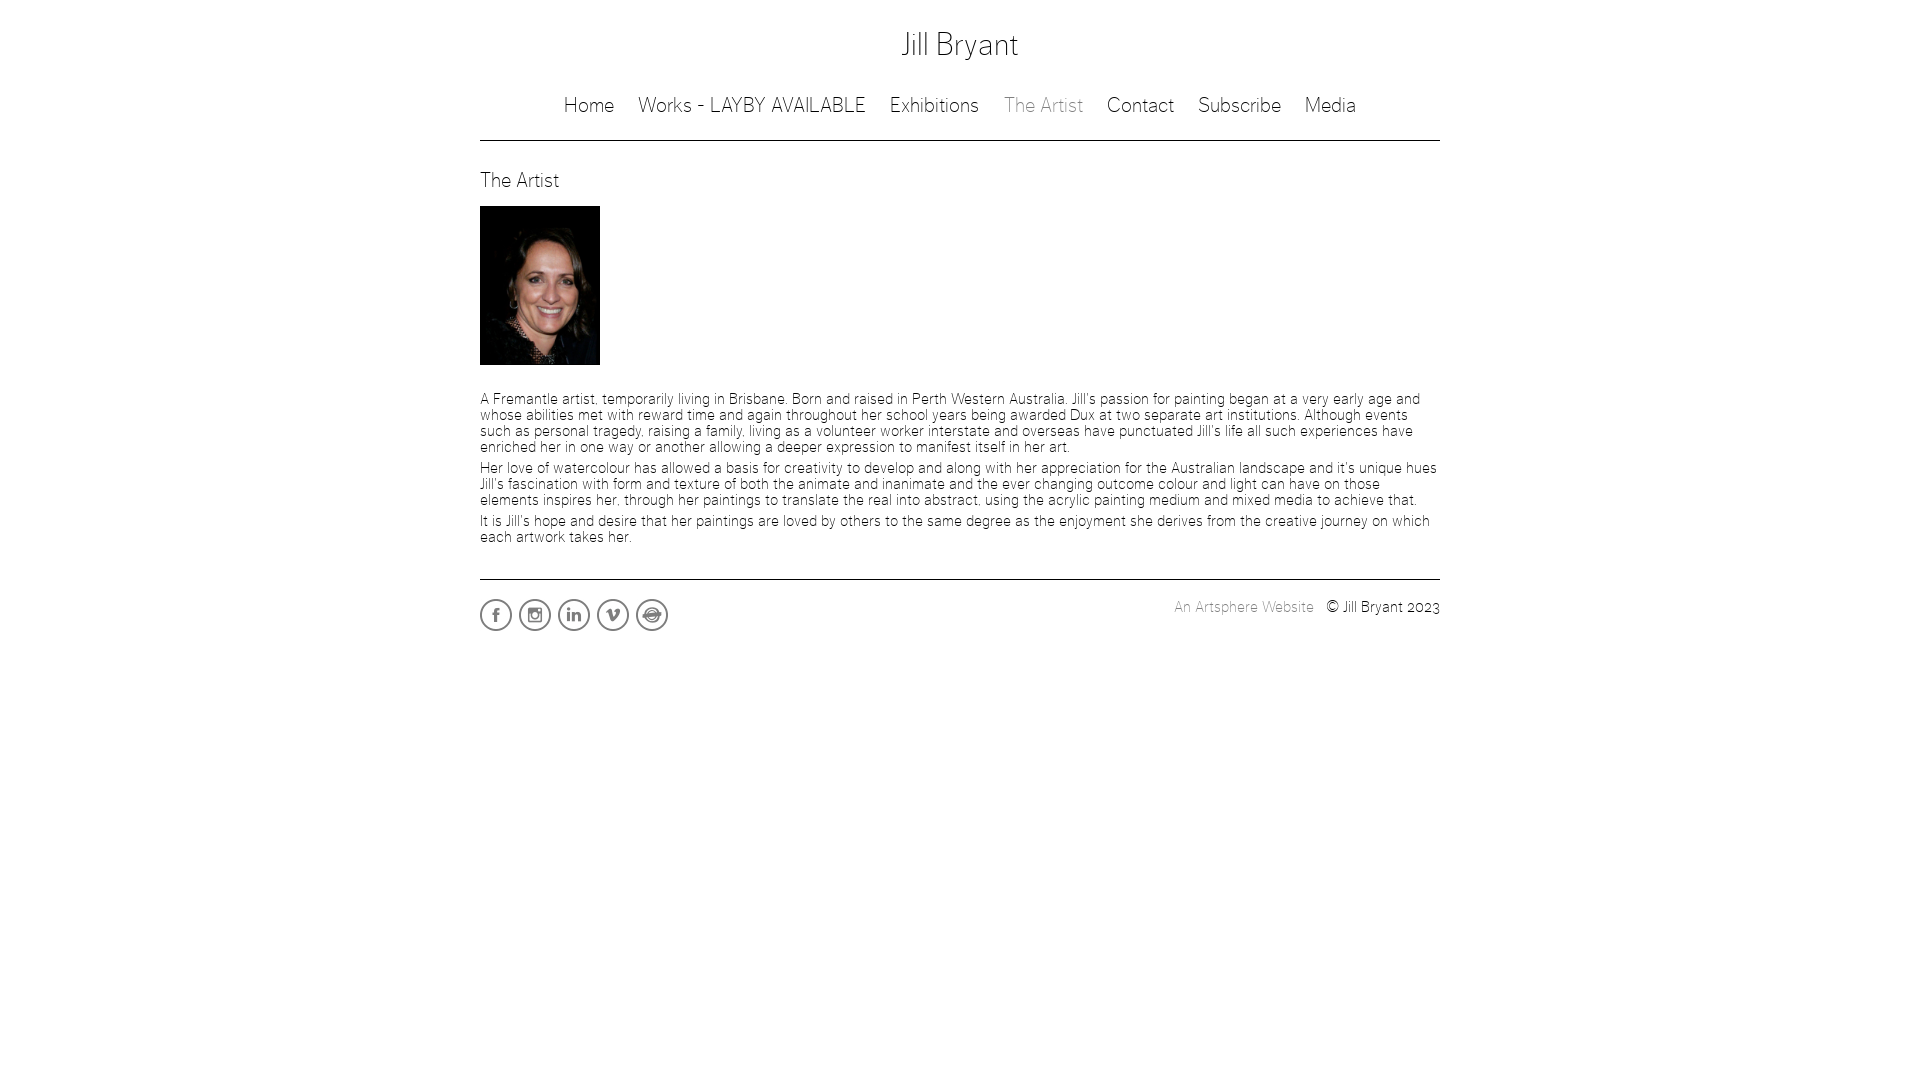 This screenshot has width=1920, height=1080. I want to click on 'Home', so click(588, 105).